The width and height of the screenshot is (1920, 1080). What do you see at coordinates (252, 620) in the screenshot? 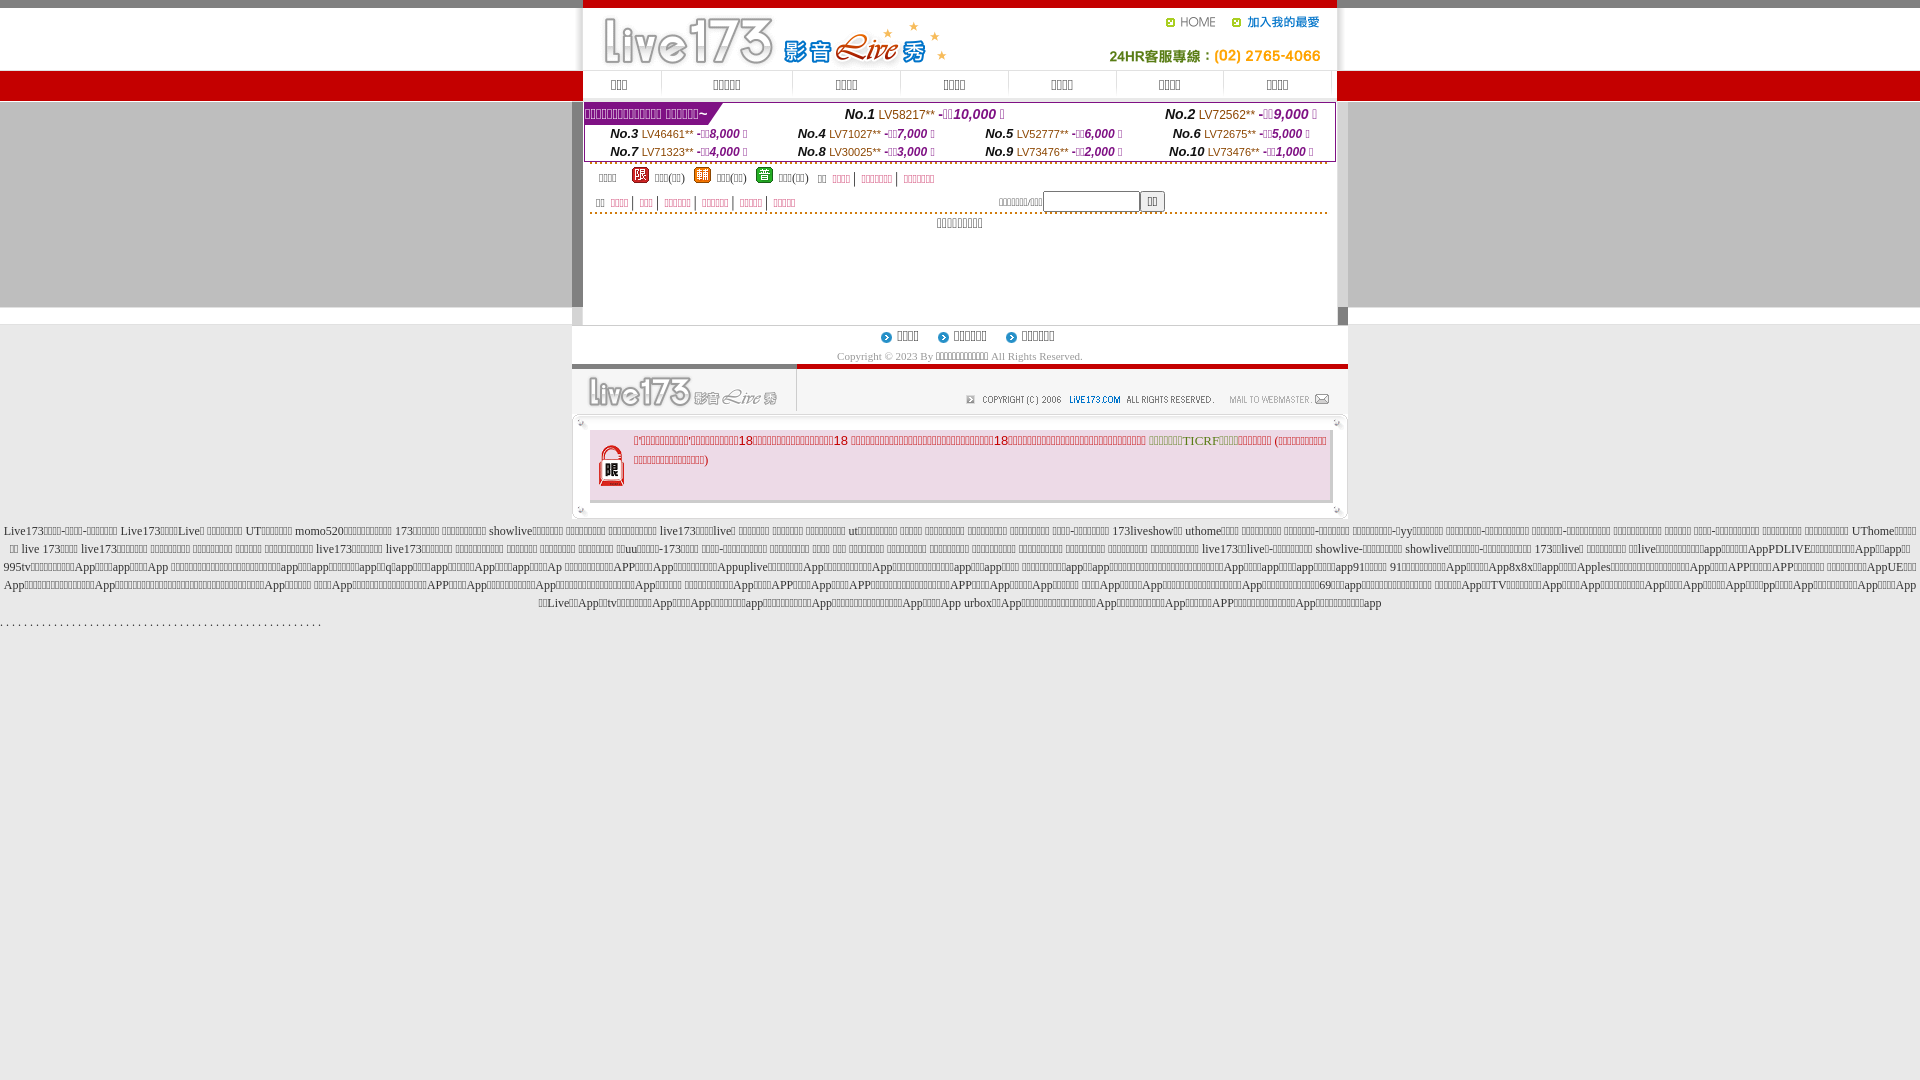
I see `'.'` at bounding box center [252, 620].